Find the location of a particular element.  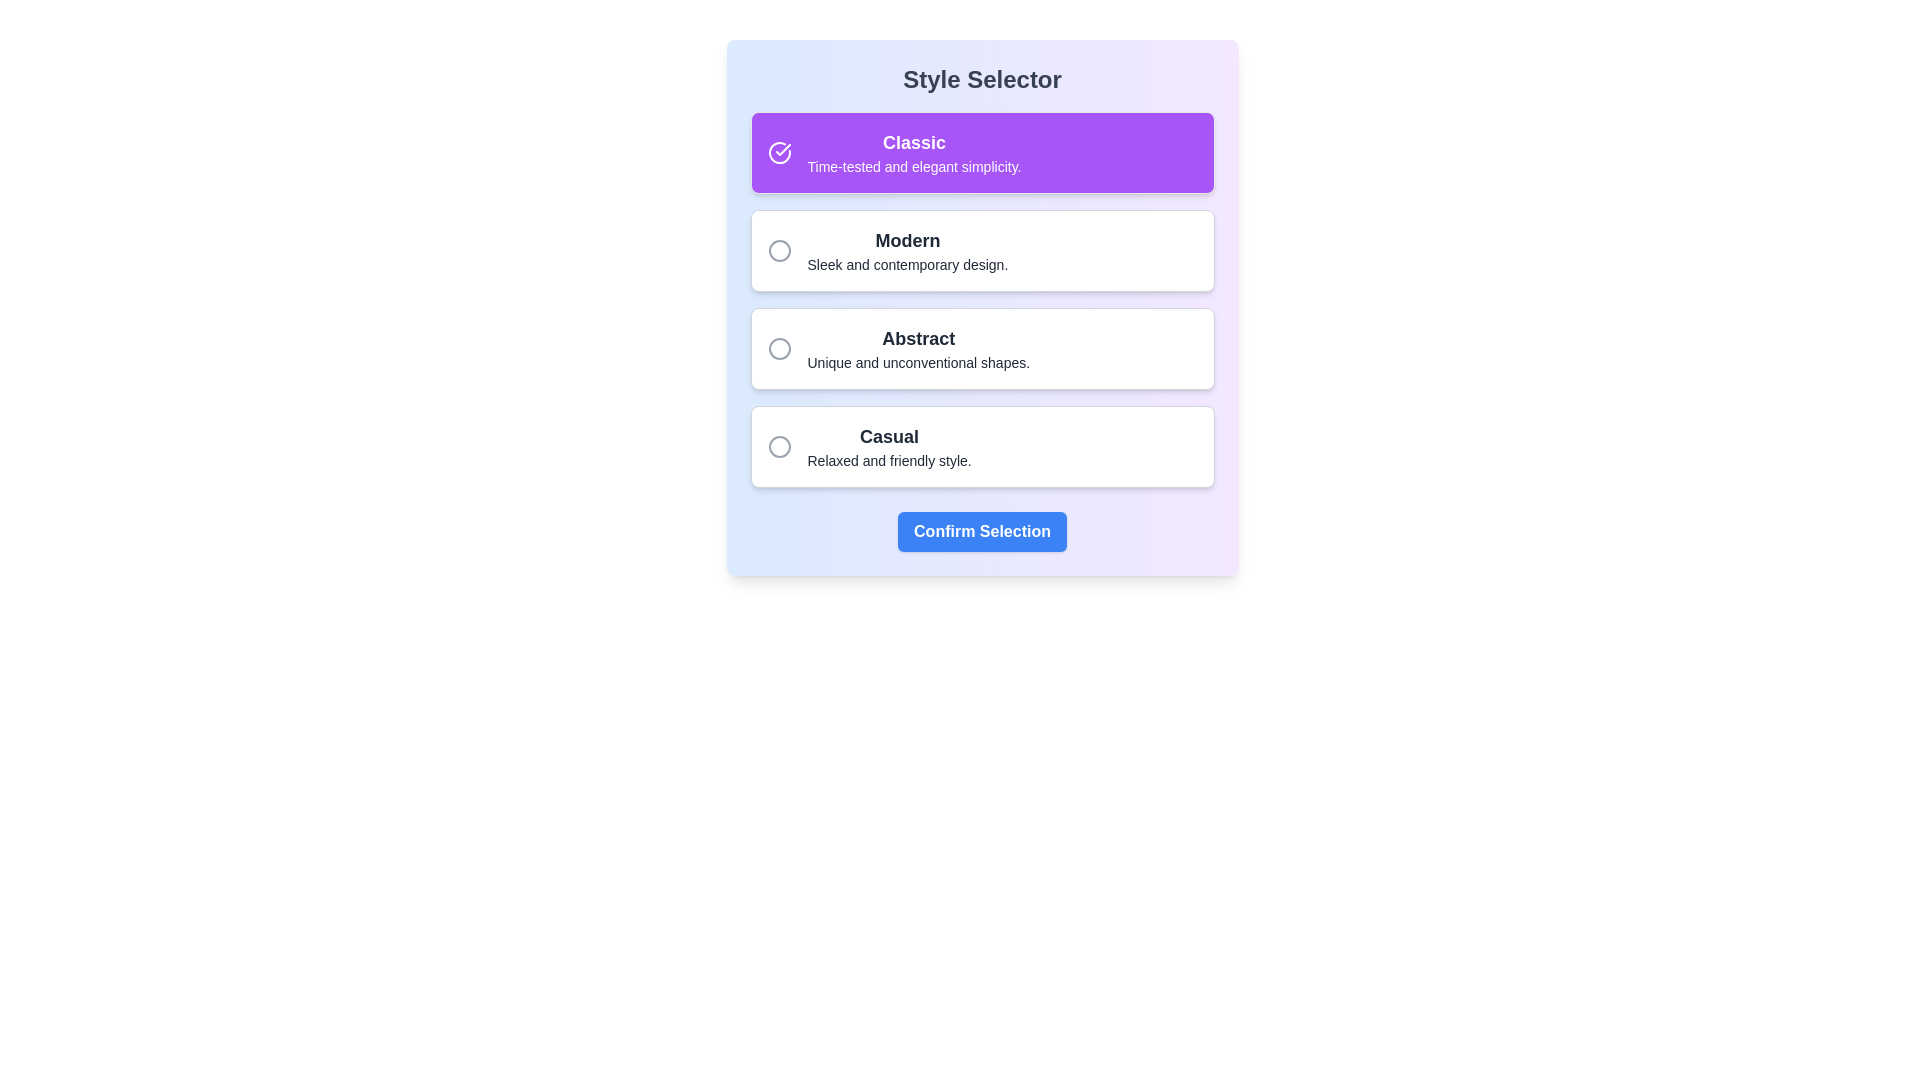

text label that says 'Relaxed and friendly style.' positioned below the 'Casual' label in the style selectors is located at coordinates (888, 461).